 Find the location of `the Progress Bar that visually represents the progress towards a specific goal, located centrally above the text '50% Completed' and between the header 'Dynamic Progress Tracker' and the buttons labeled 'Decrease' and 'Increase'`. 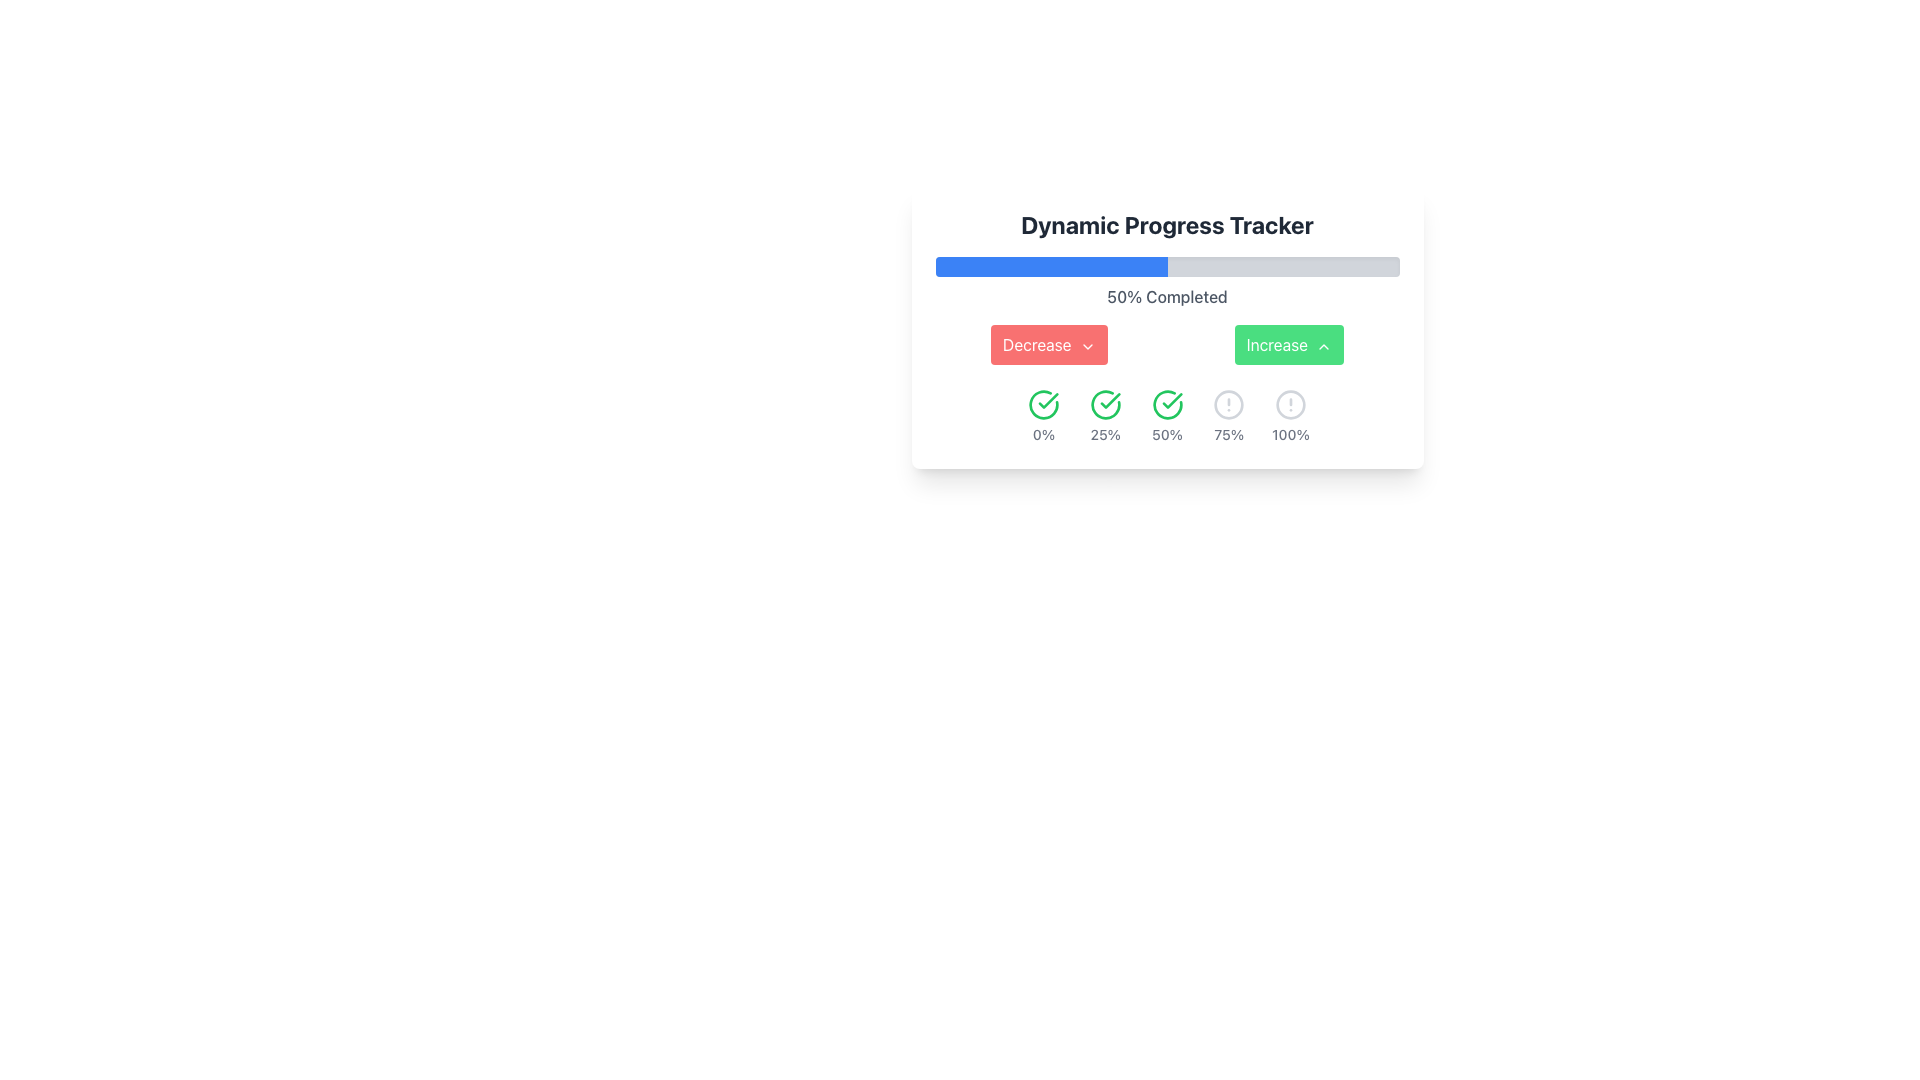

the Progress Bar that visually represents the progress towards a specific goal, located centrally above the text '50% Completed' and between the header 'Dynamic Progress Tracker' and the buttons labeled 'Decrease' and 'Increase' is located at coordinates (1167, 265).